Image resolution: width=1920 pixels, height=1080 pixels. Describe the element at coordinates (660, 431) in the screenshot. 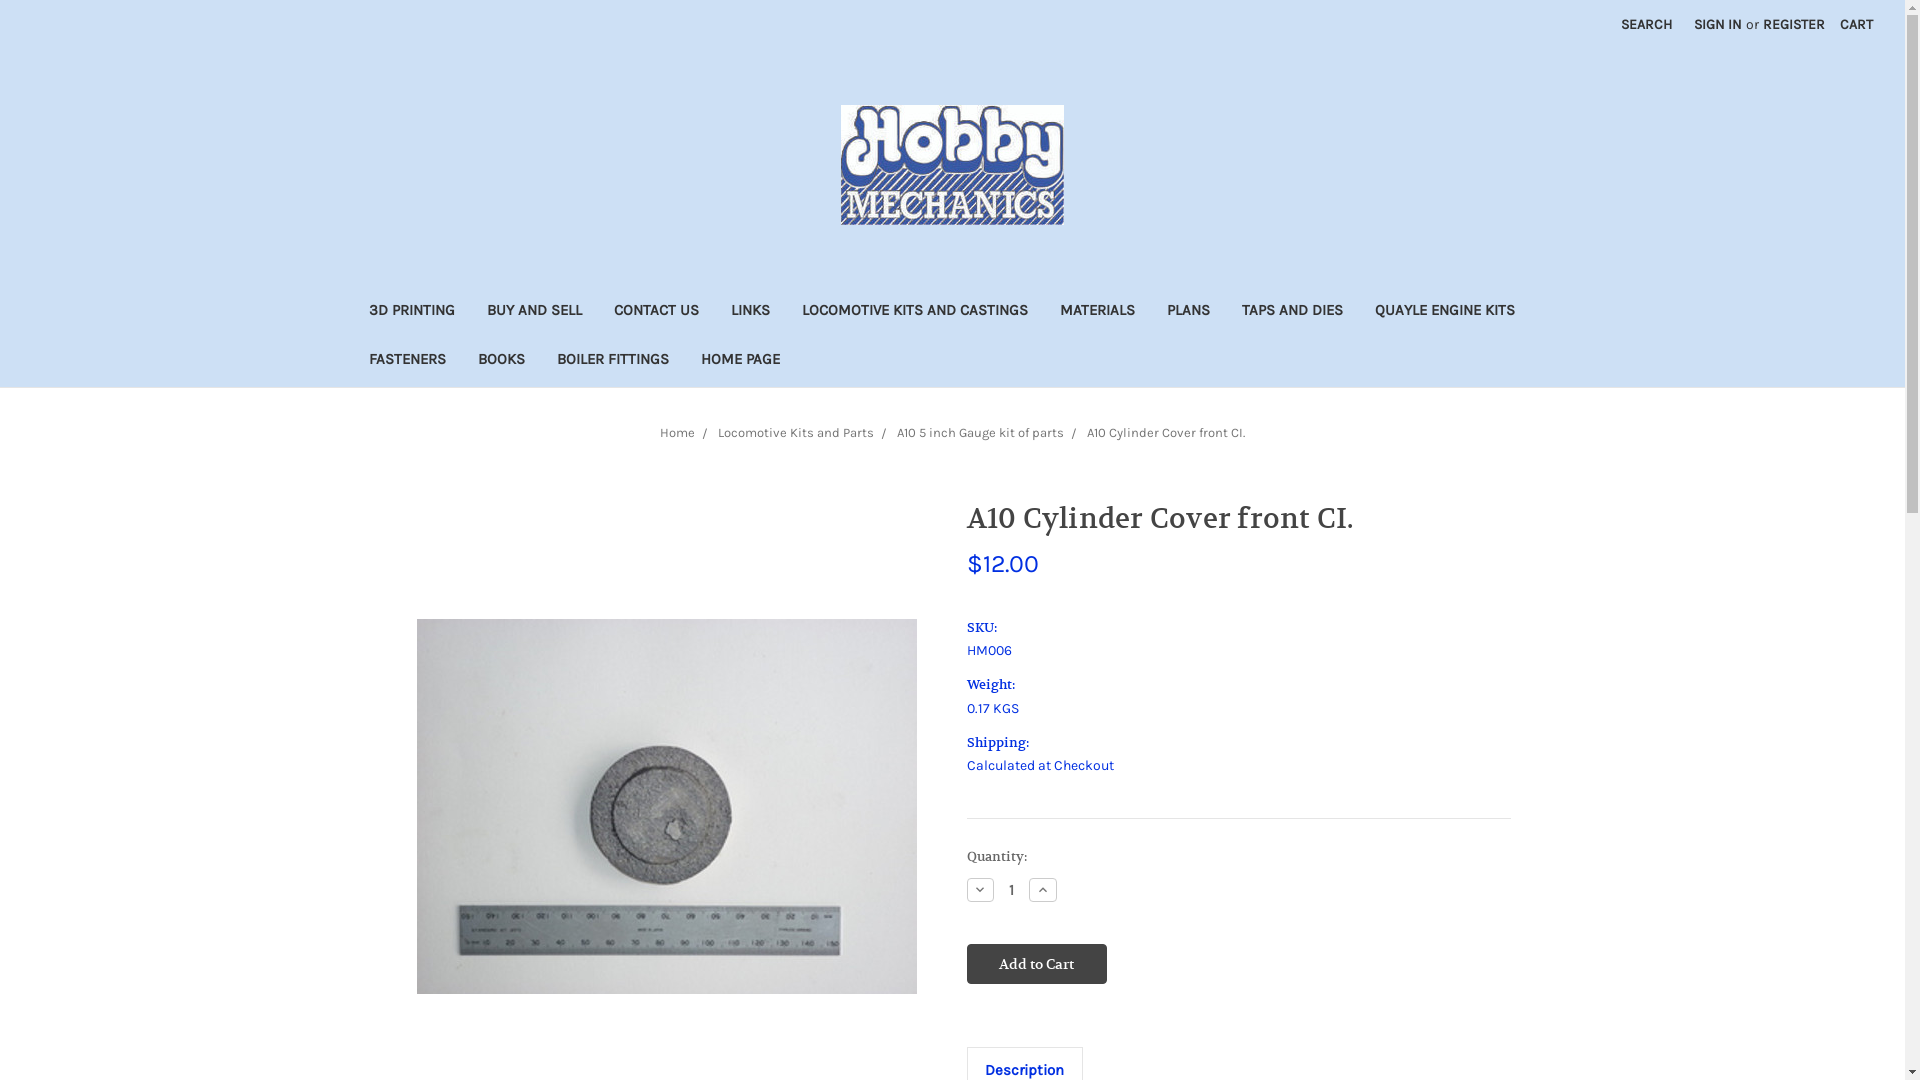

I see `'Home'` at that location.